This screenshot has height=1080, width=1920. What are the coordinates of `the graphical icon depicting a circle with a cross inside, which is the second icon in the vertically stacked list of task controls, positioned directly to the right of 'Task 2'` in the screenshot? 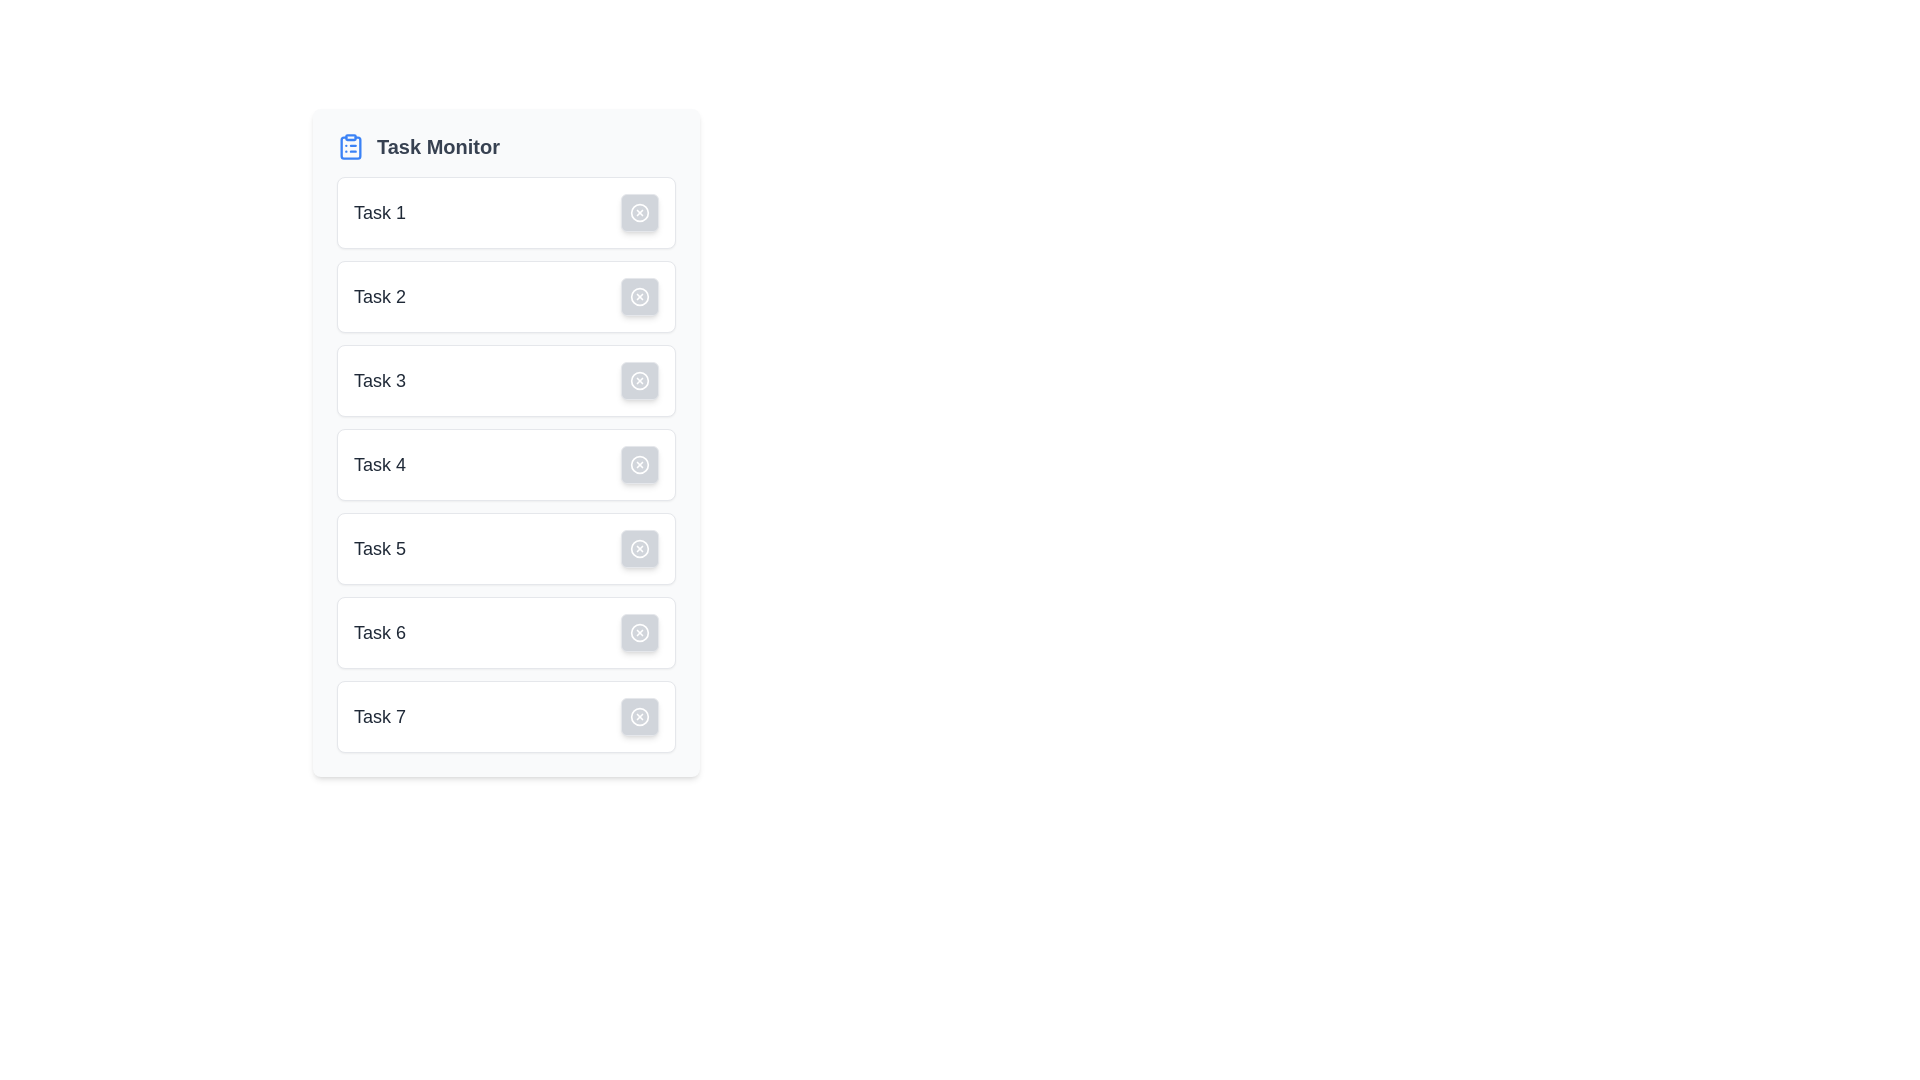 It's located at (638, 297).